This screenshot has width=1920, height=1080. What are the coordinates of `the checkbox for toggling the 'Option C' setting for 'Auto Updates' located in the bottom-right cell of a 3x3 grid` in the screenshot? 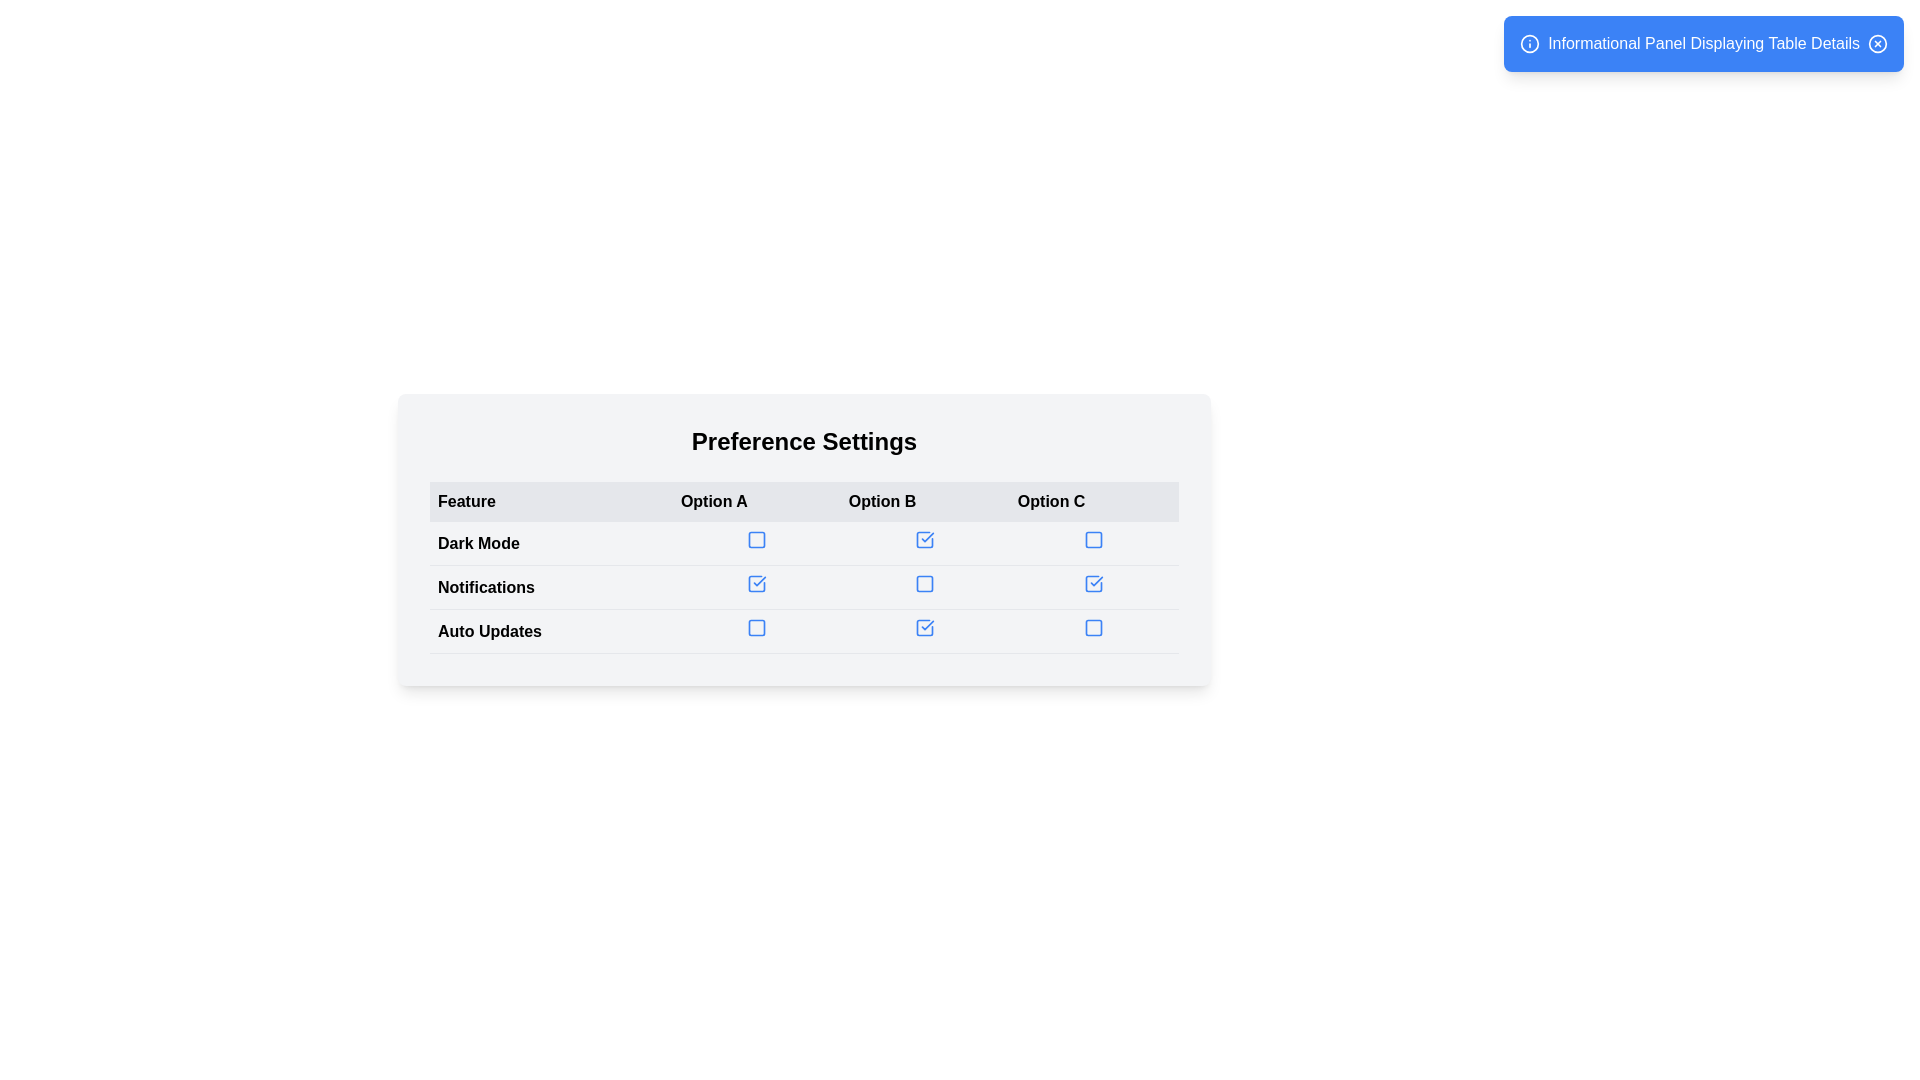 It's located at (1093, 627).